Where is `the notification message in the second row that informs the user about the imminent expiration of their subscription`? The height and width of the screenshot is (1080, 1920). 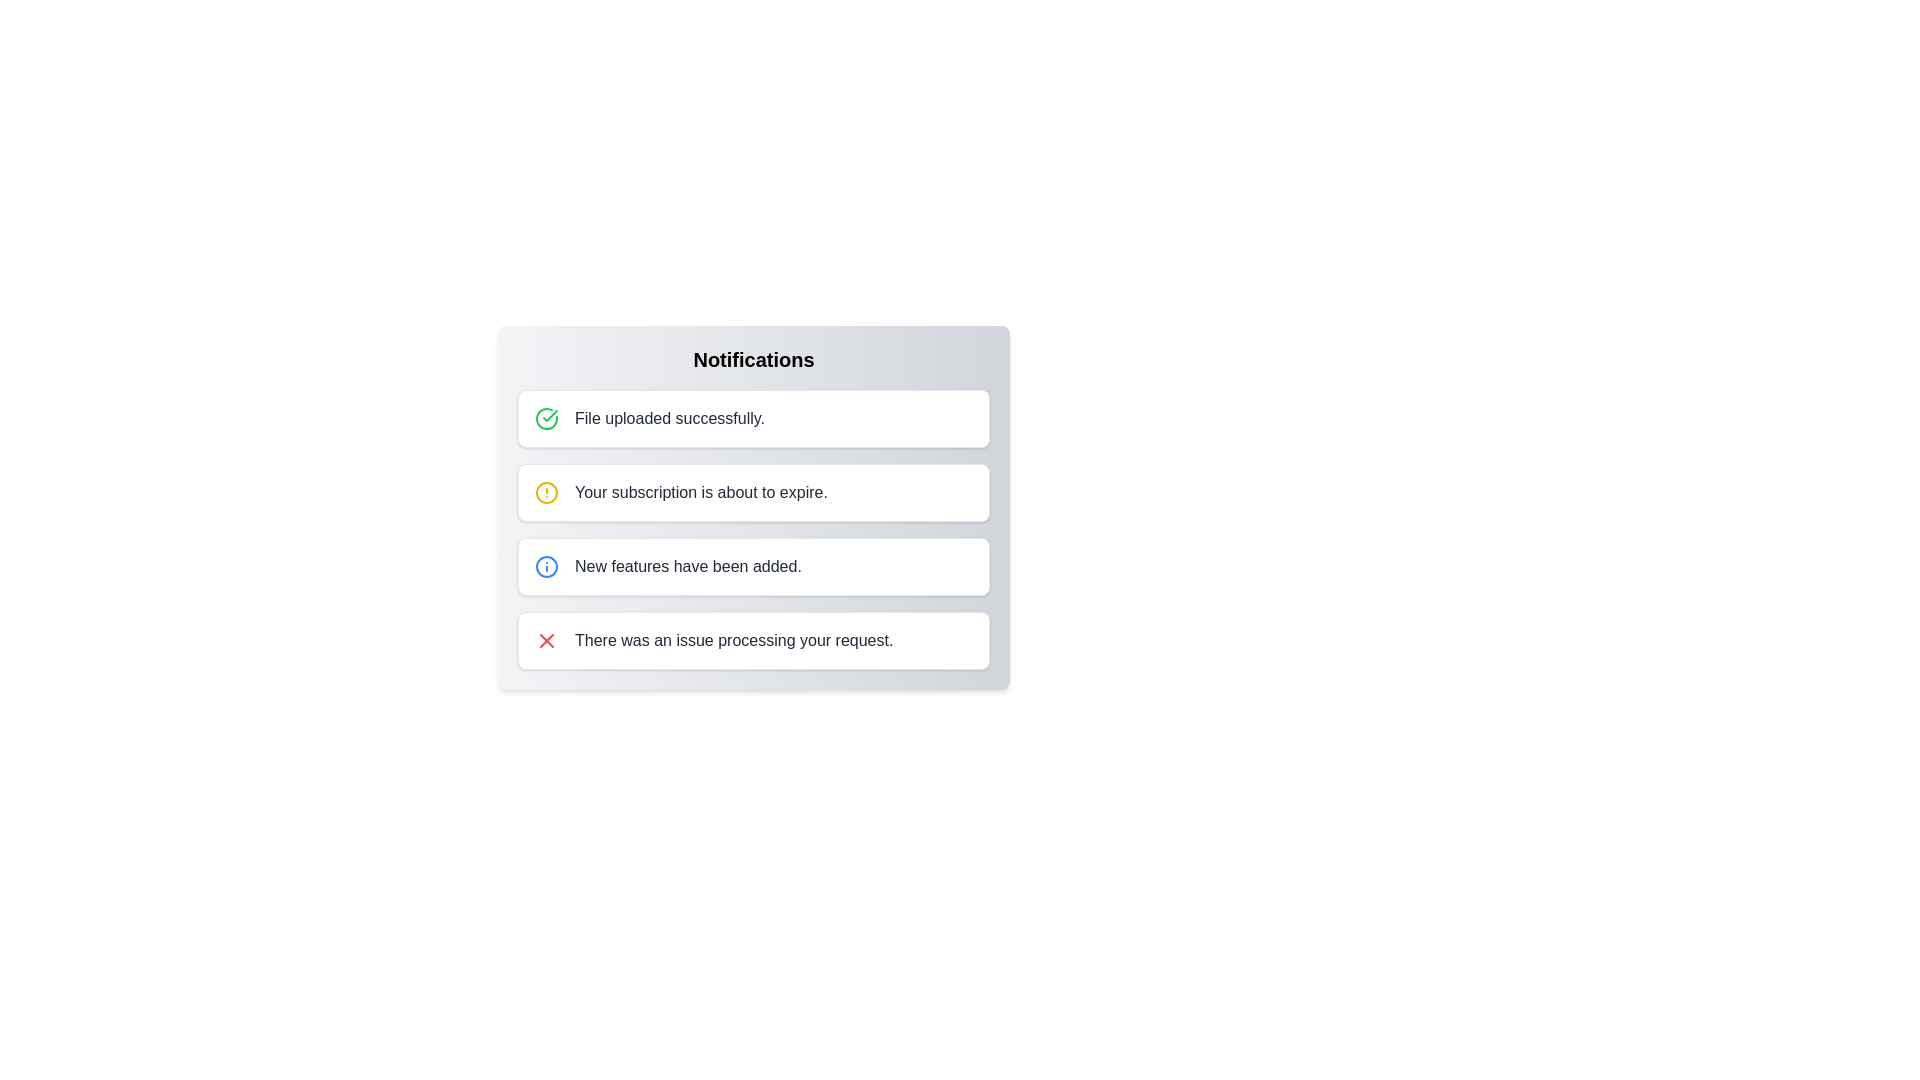
the notification message in the second row that informs the user about the imminent expiration of their subscription is located at coordinates (701, 493).